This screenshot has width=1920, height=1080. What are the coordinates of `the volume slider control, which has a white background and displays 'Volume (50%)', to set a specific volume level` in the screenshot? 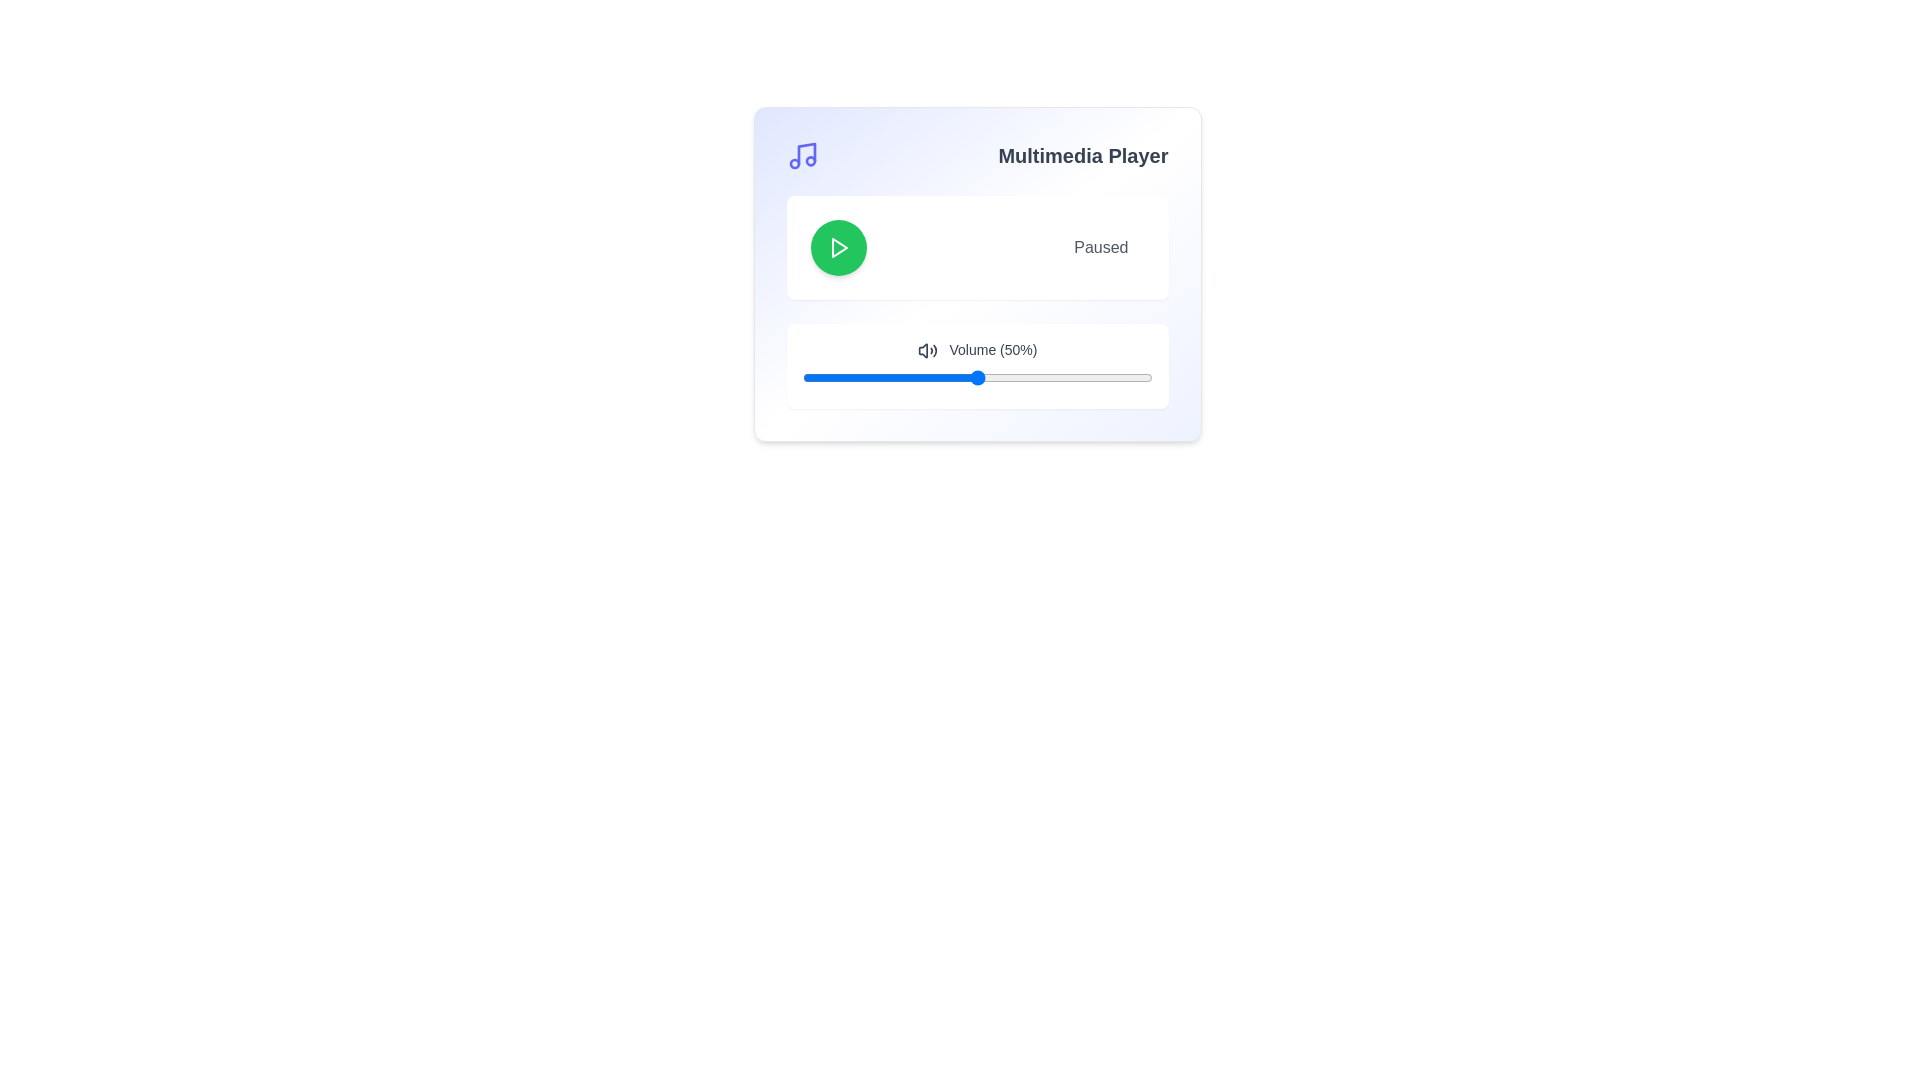 It's located at (977, 366).